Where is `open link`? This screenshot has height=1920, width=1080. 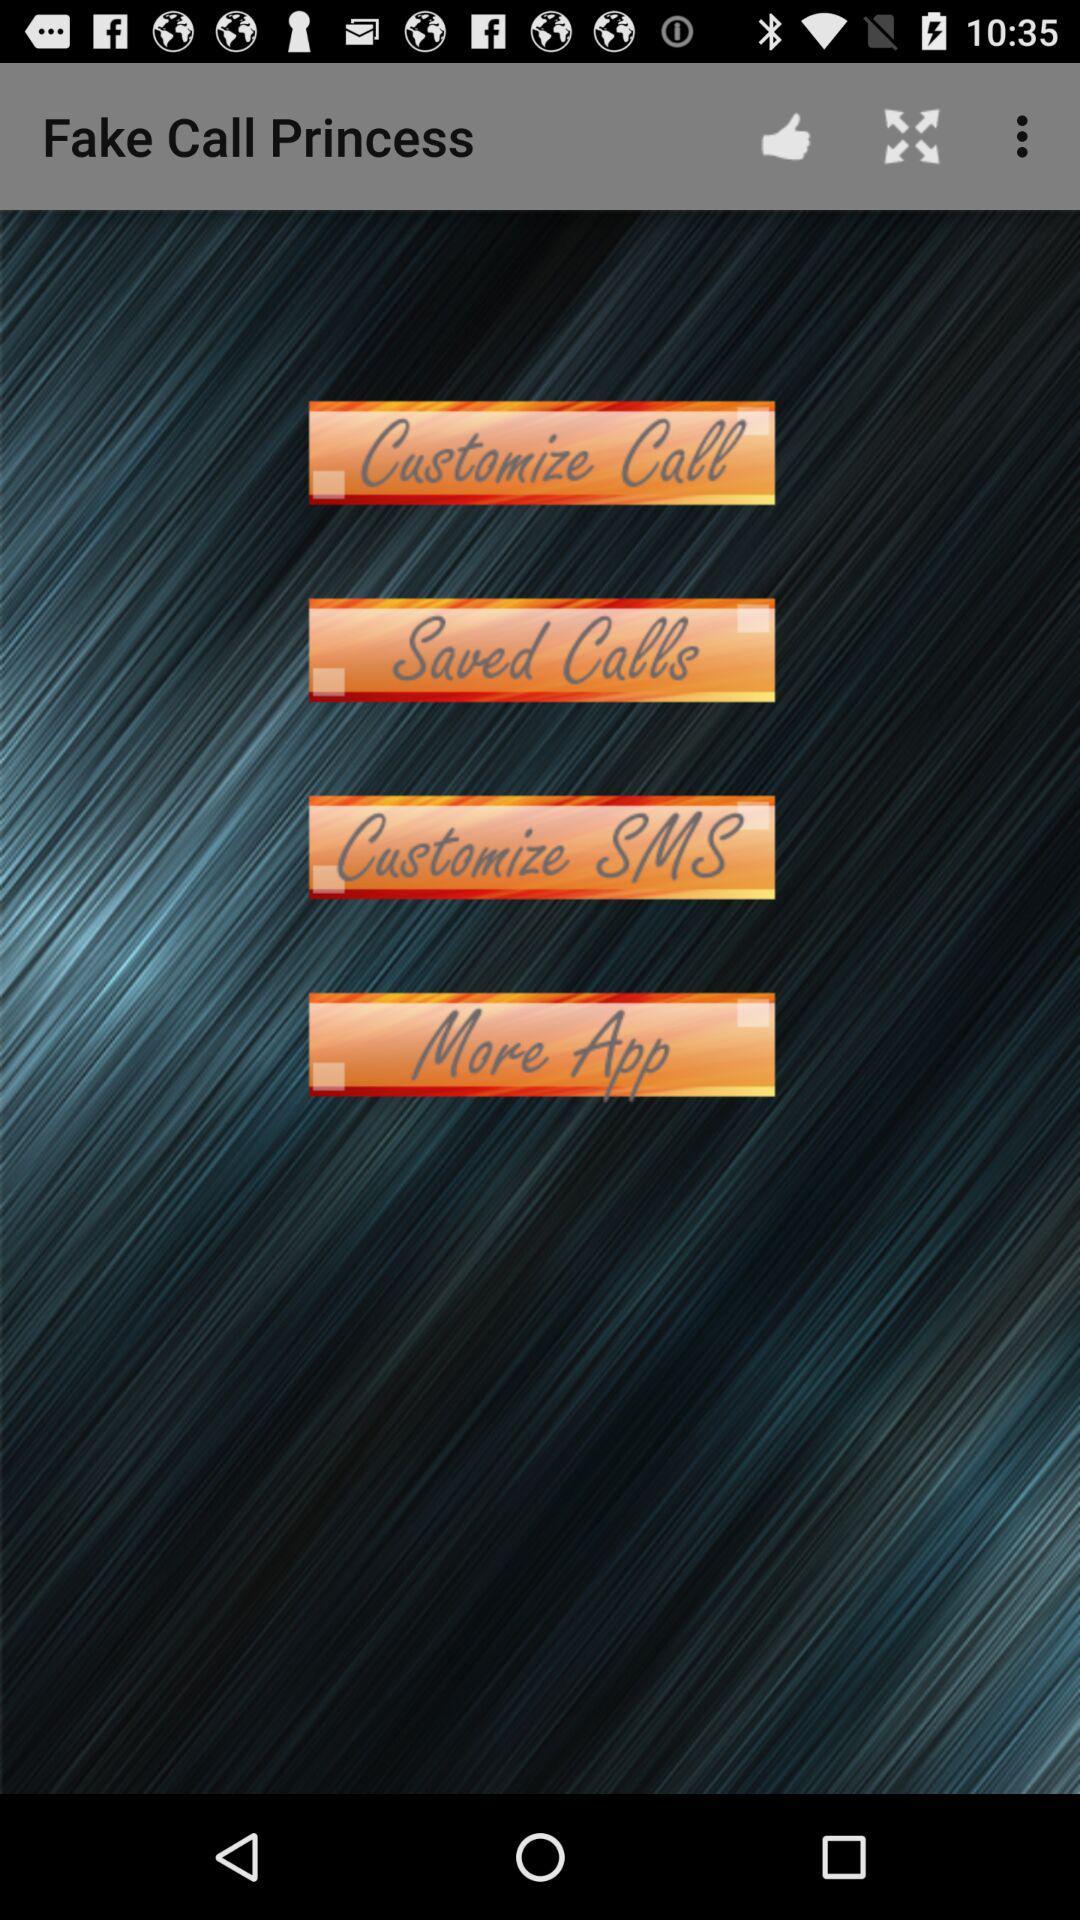
open link is located at coordinates (540, 451).